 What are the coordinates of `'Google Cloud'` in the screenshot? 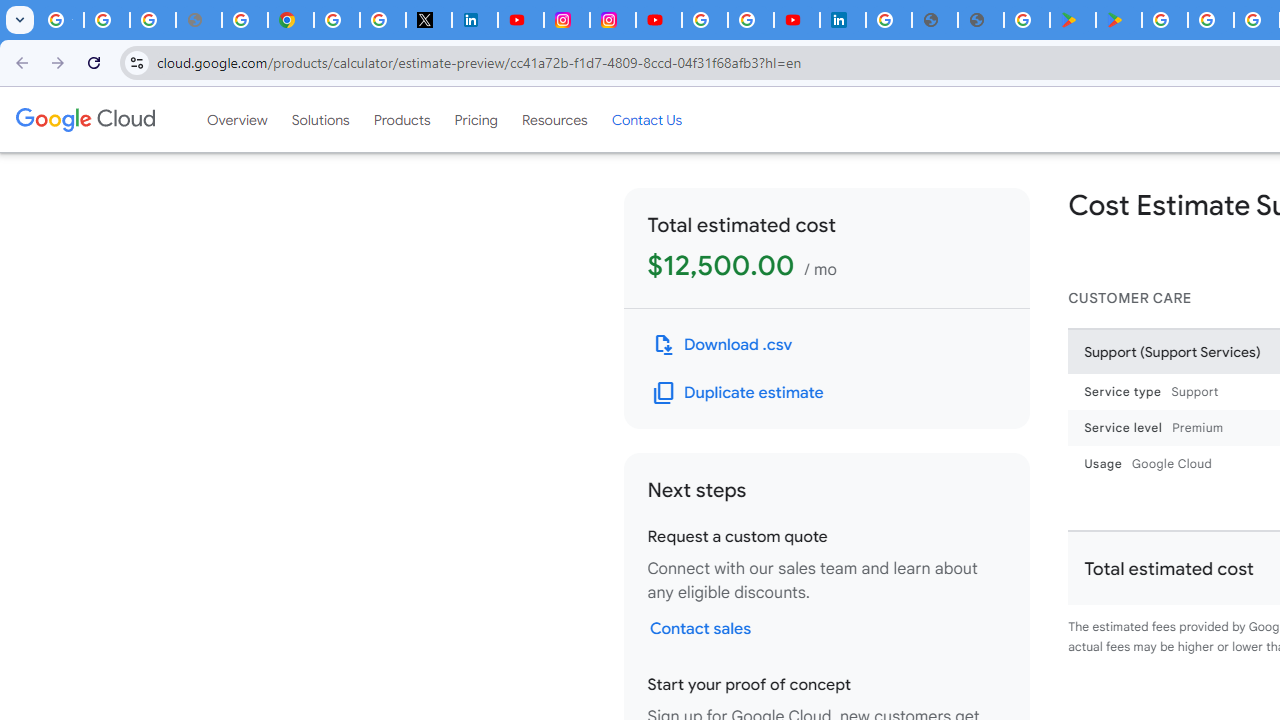 It's located at (84, 119).